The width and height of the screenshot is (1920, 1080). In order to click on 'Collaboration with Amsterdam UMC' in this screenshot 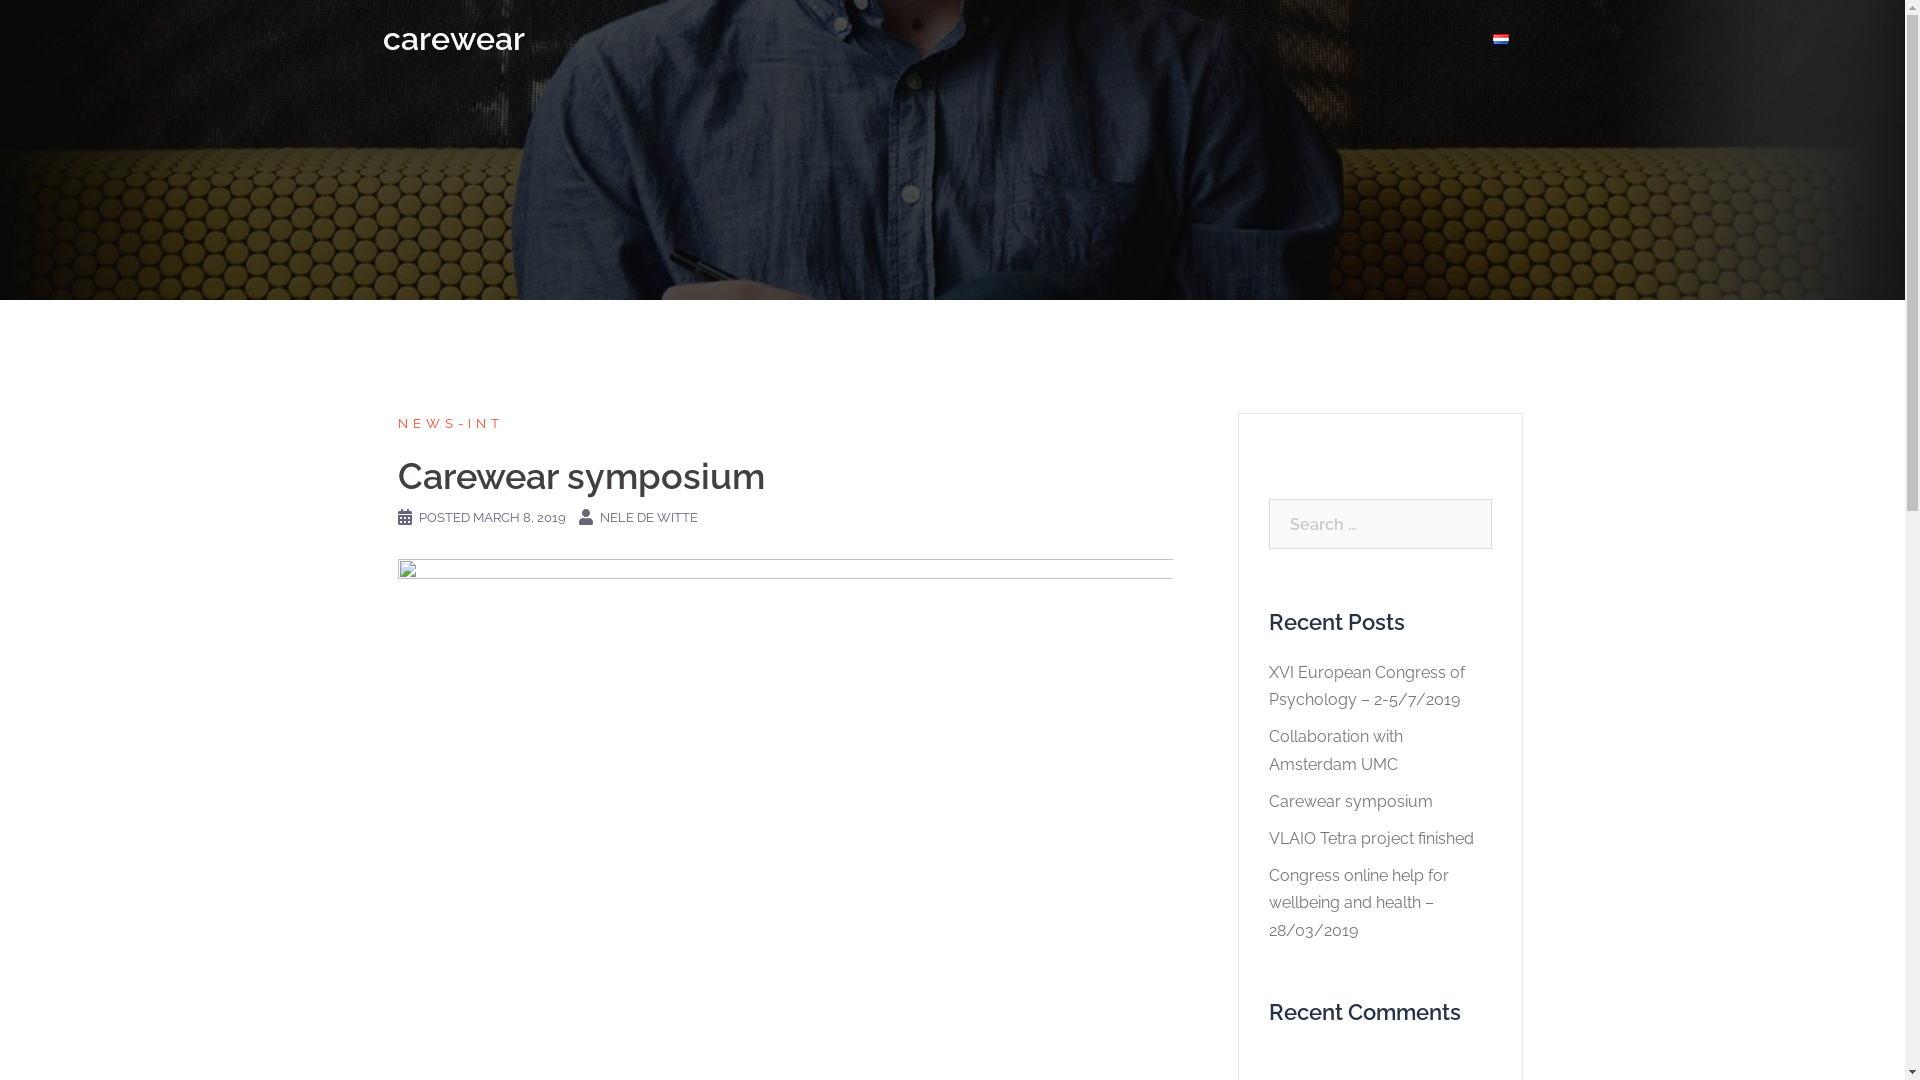, I will do `click(1334, 749)`.